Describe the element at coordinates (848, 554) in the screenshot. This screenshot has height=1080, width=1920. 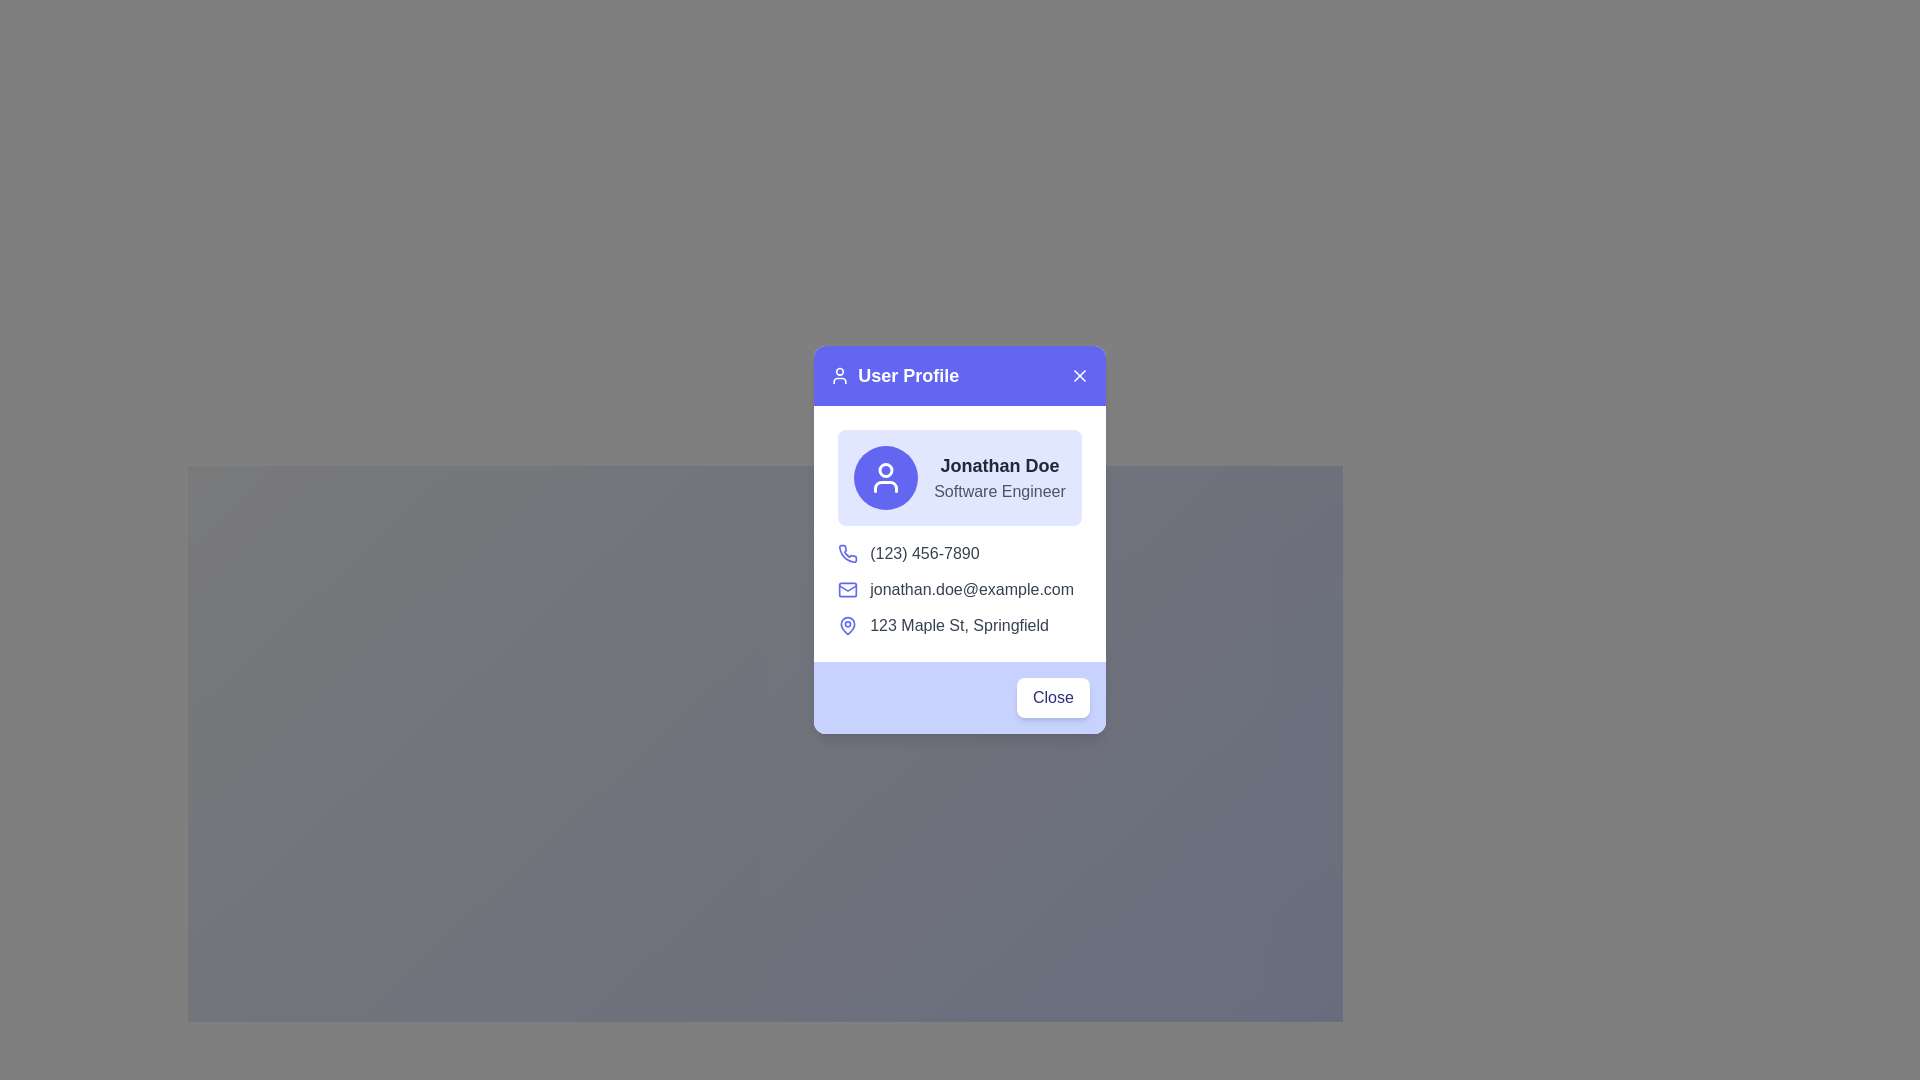
I see `the phone icon located to the left of the text '(123) 456-7890' within the profile card layout` at that location.